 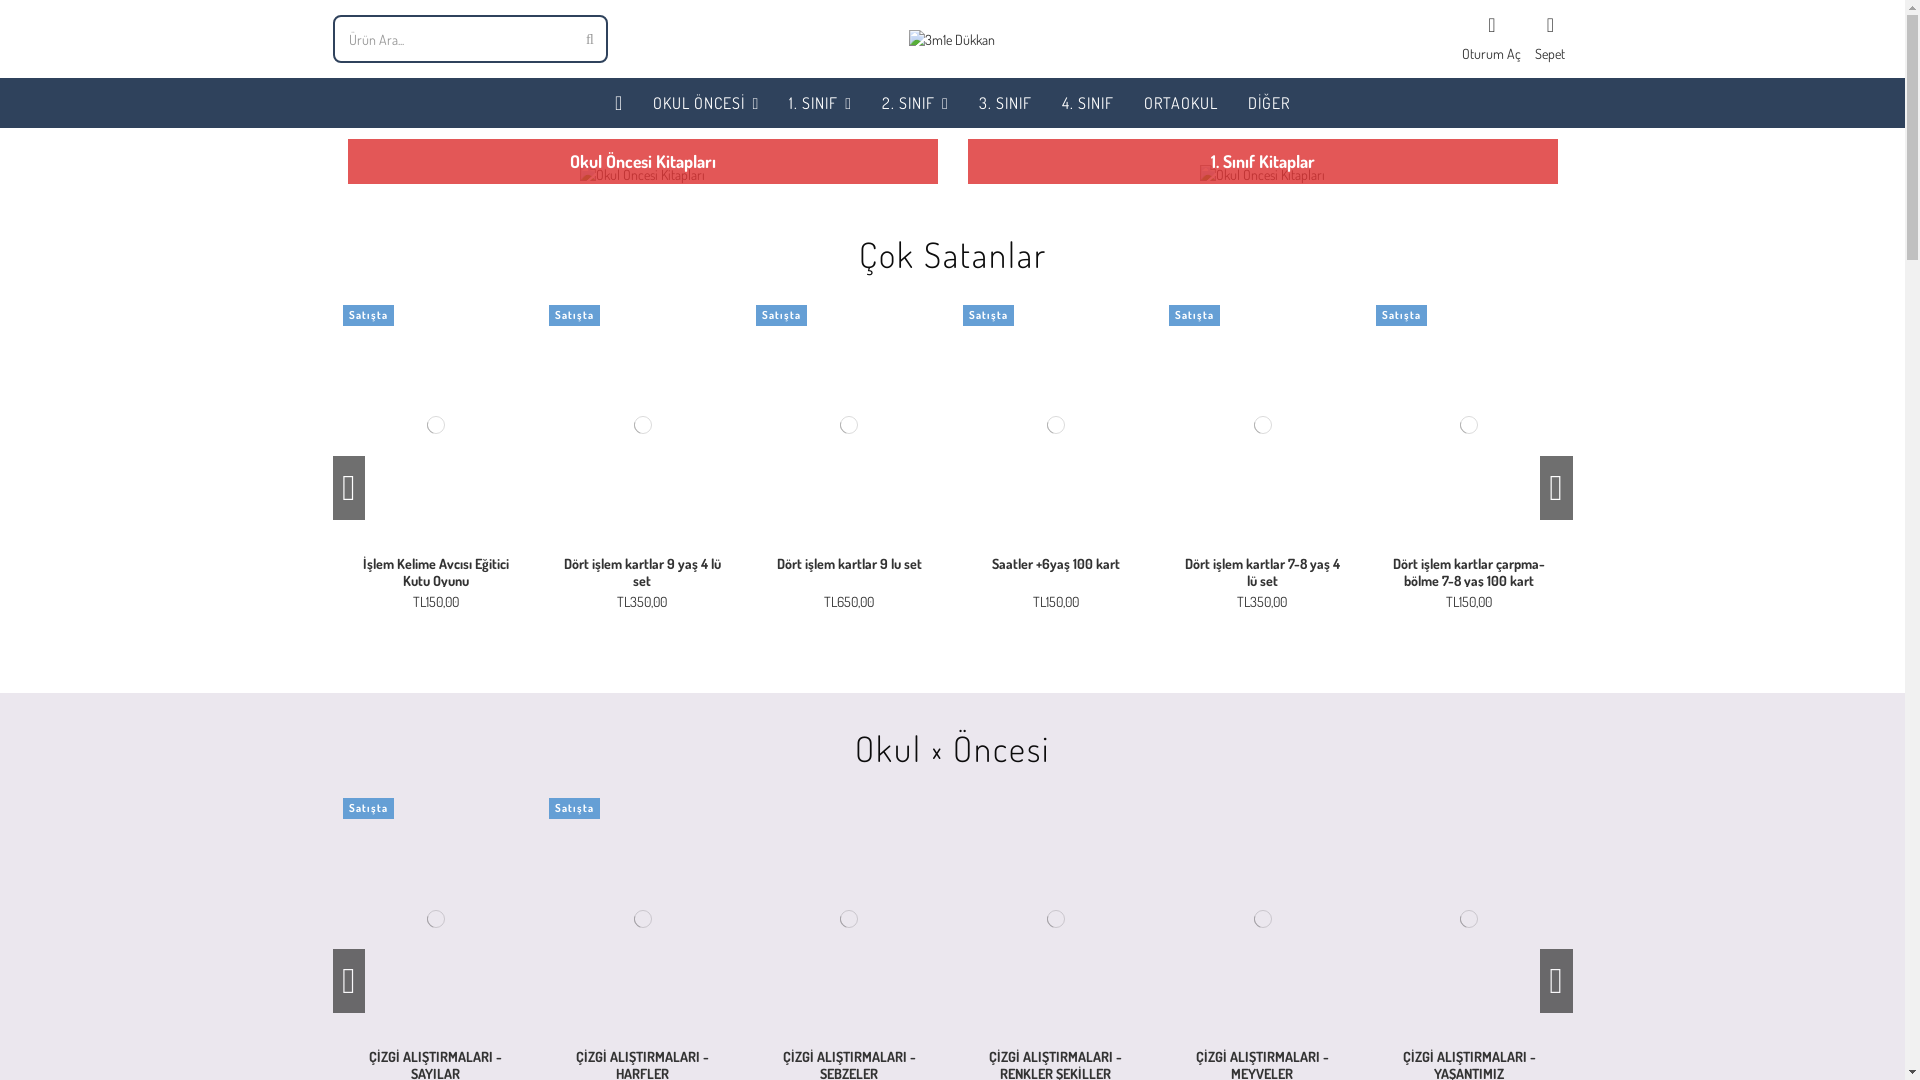 What do you see at coordinates (914, 103) in the screenshot?
I see `'2. SINIF'` at bounding box center [914, 103].